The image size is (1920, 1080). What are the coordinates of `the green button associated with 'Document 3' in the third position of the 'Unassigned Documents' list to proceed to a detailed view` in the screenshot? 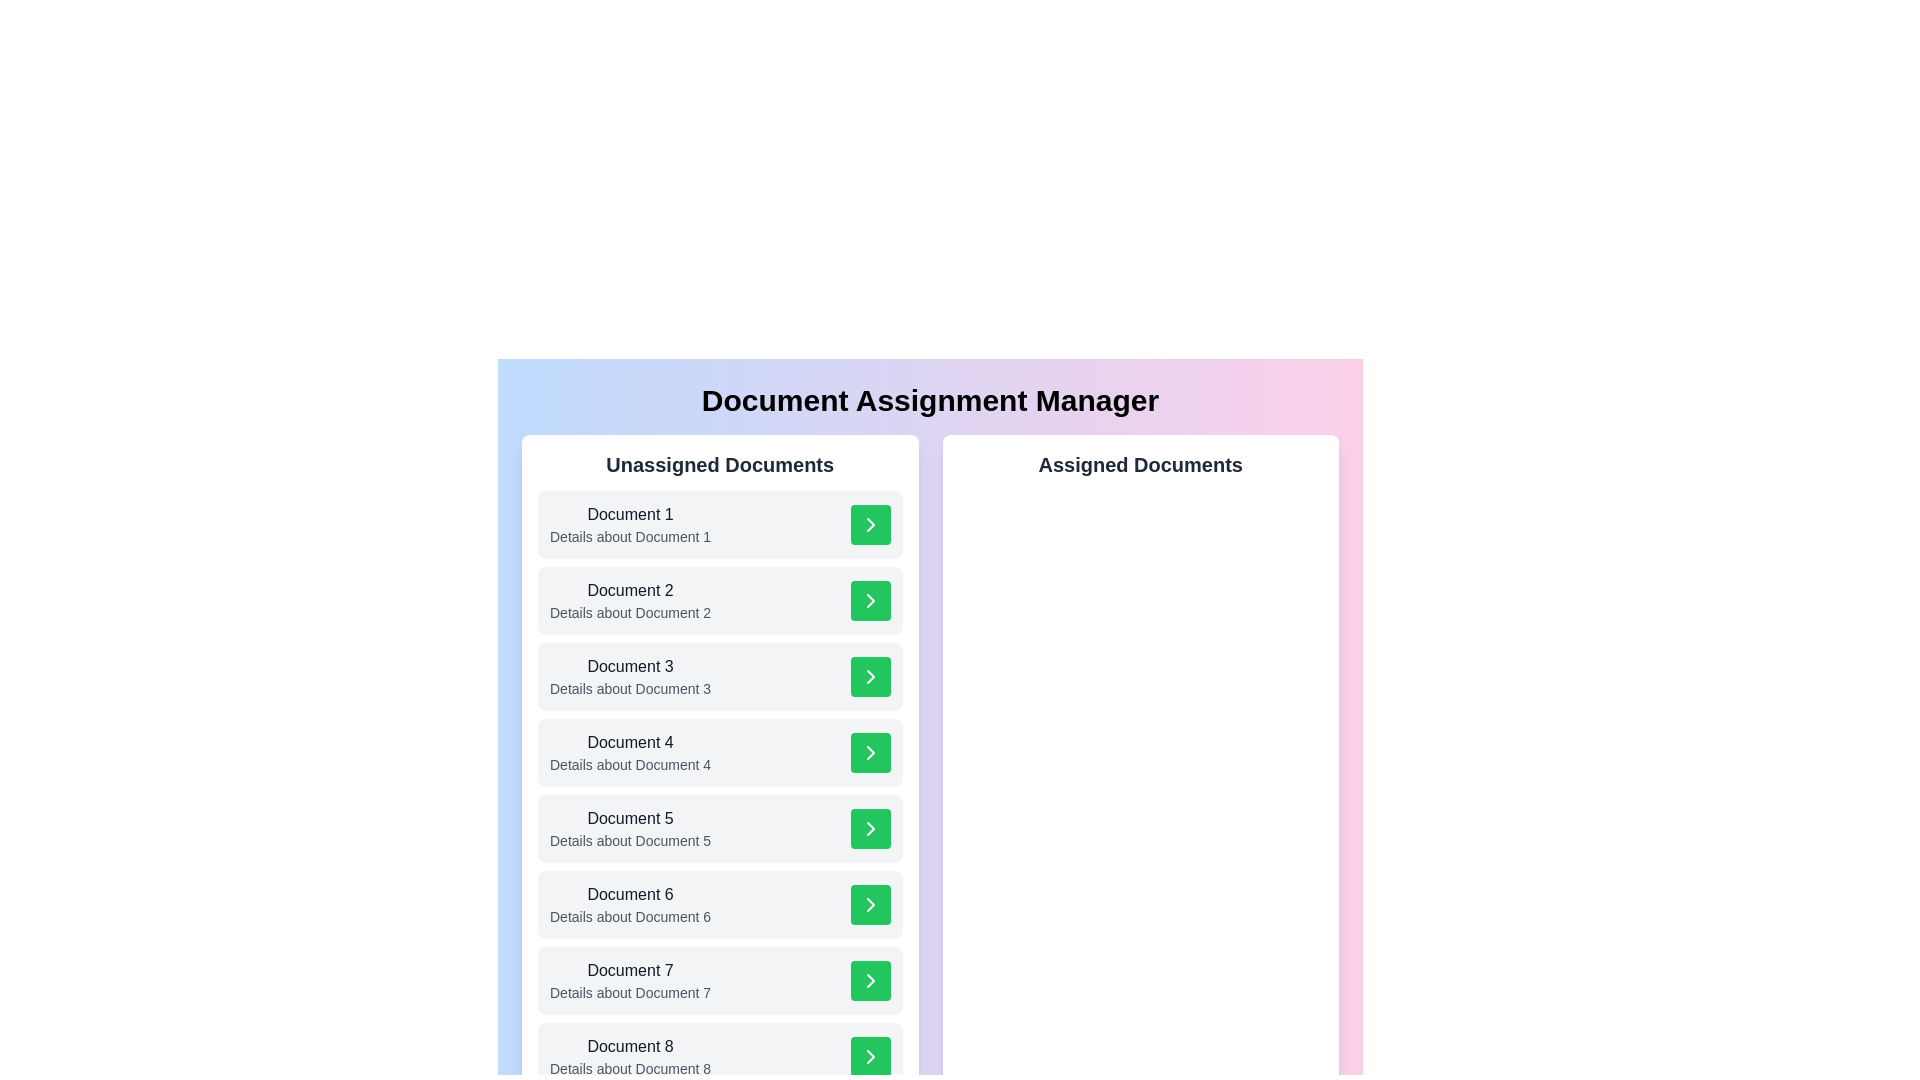 It's located at (720, 676).